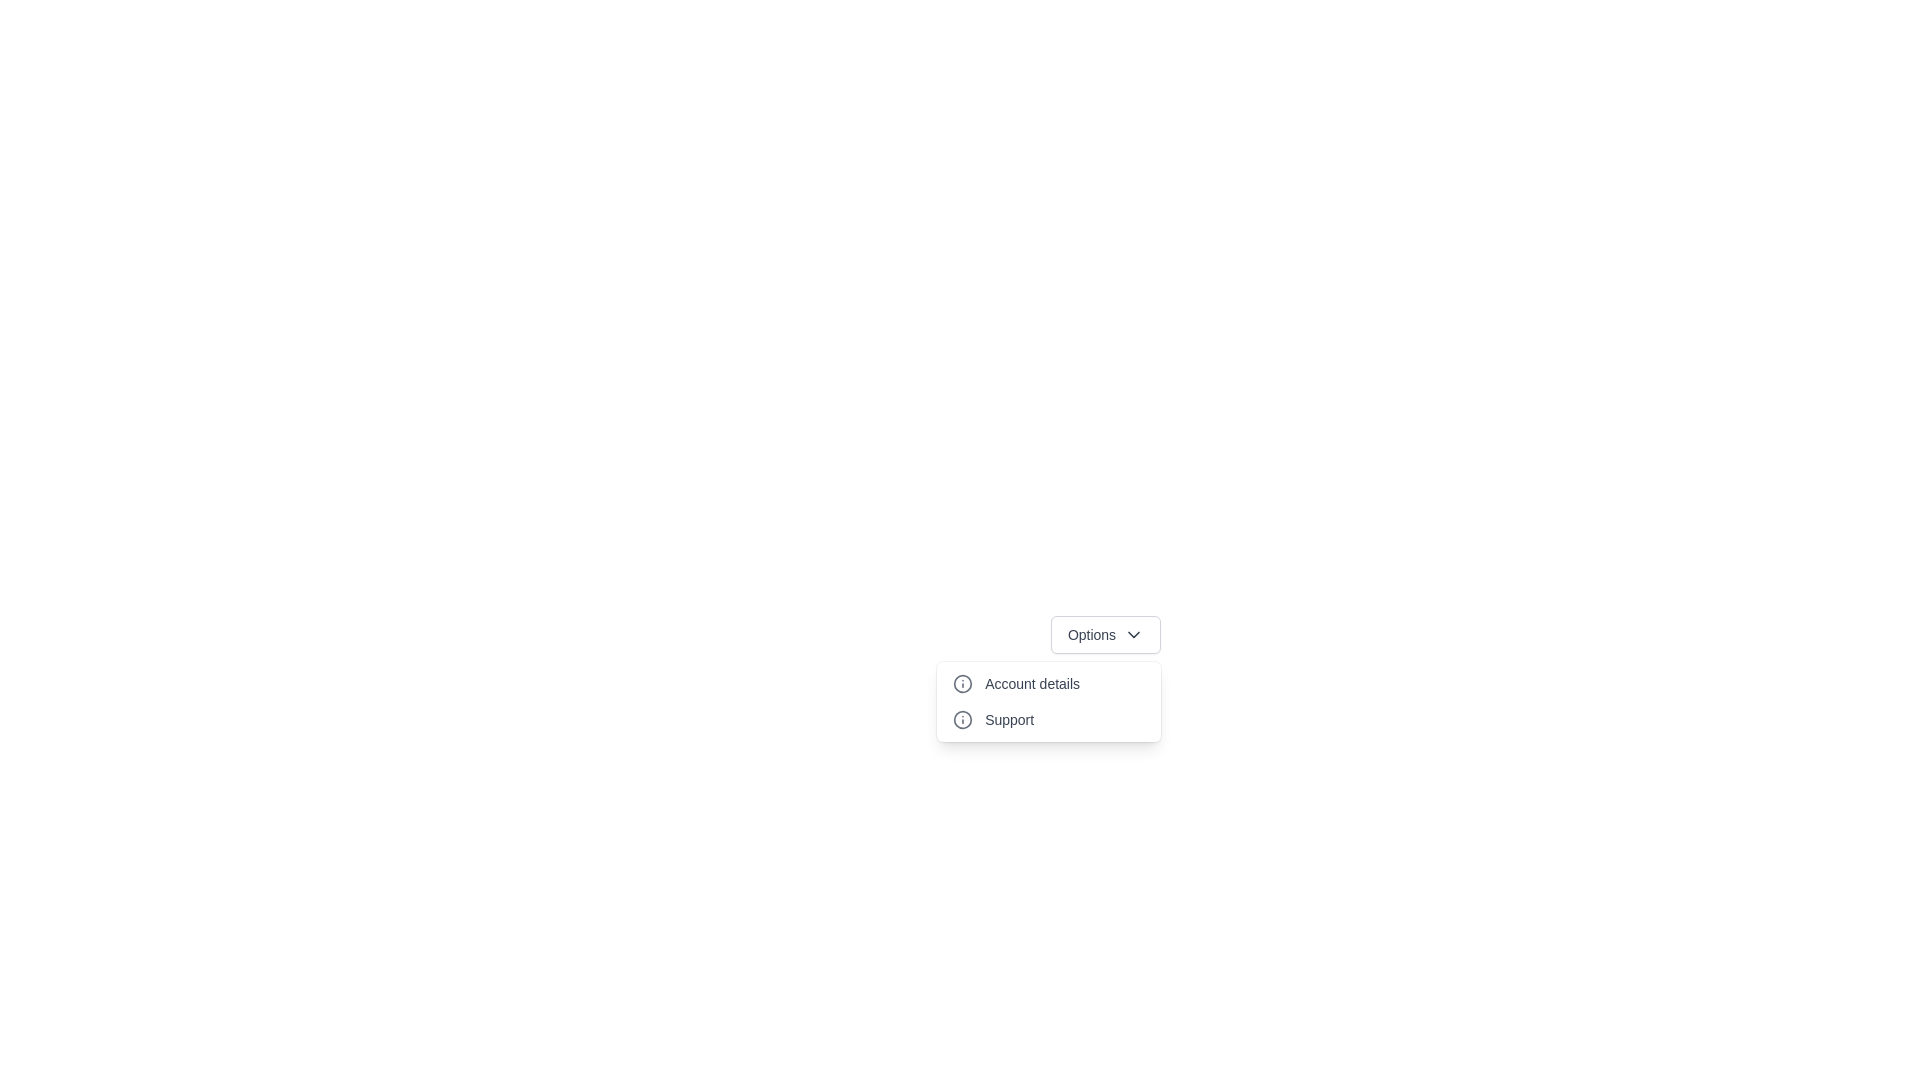 This screenshot has height=1080, width=1920. Describe the element at coordinates (963, 720) in the screenshot. I see `the circular icon with a stylized letter 'i' in the center, which is the first icon in the 'Support' menu item, positioned to the left of the 'Support' text label` at that location.